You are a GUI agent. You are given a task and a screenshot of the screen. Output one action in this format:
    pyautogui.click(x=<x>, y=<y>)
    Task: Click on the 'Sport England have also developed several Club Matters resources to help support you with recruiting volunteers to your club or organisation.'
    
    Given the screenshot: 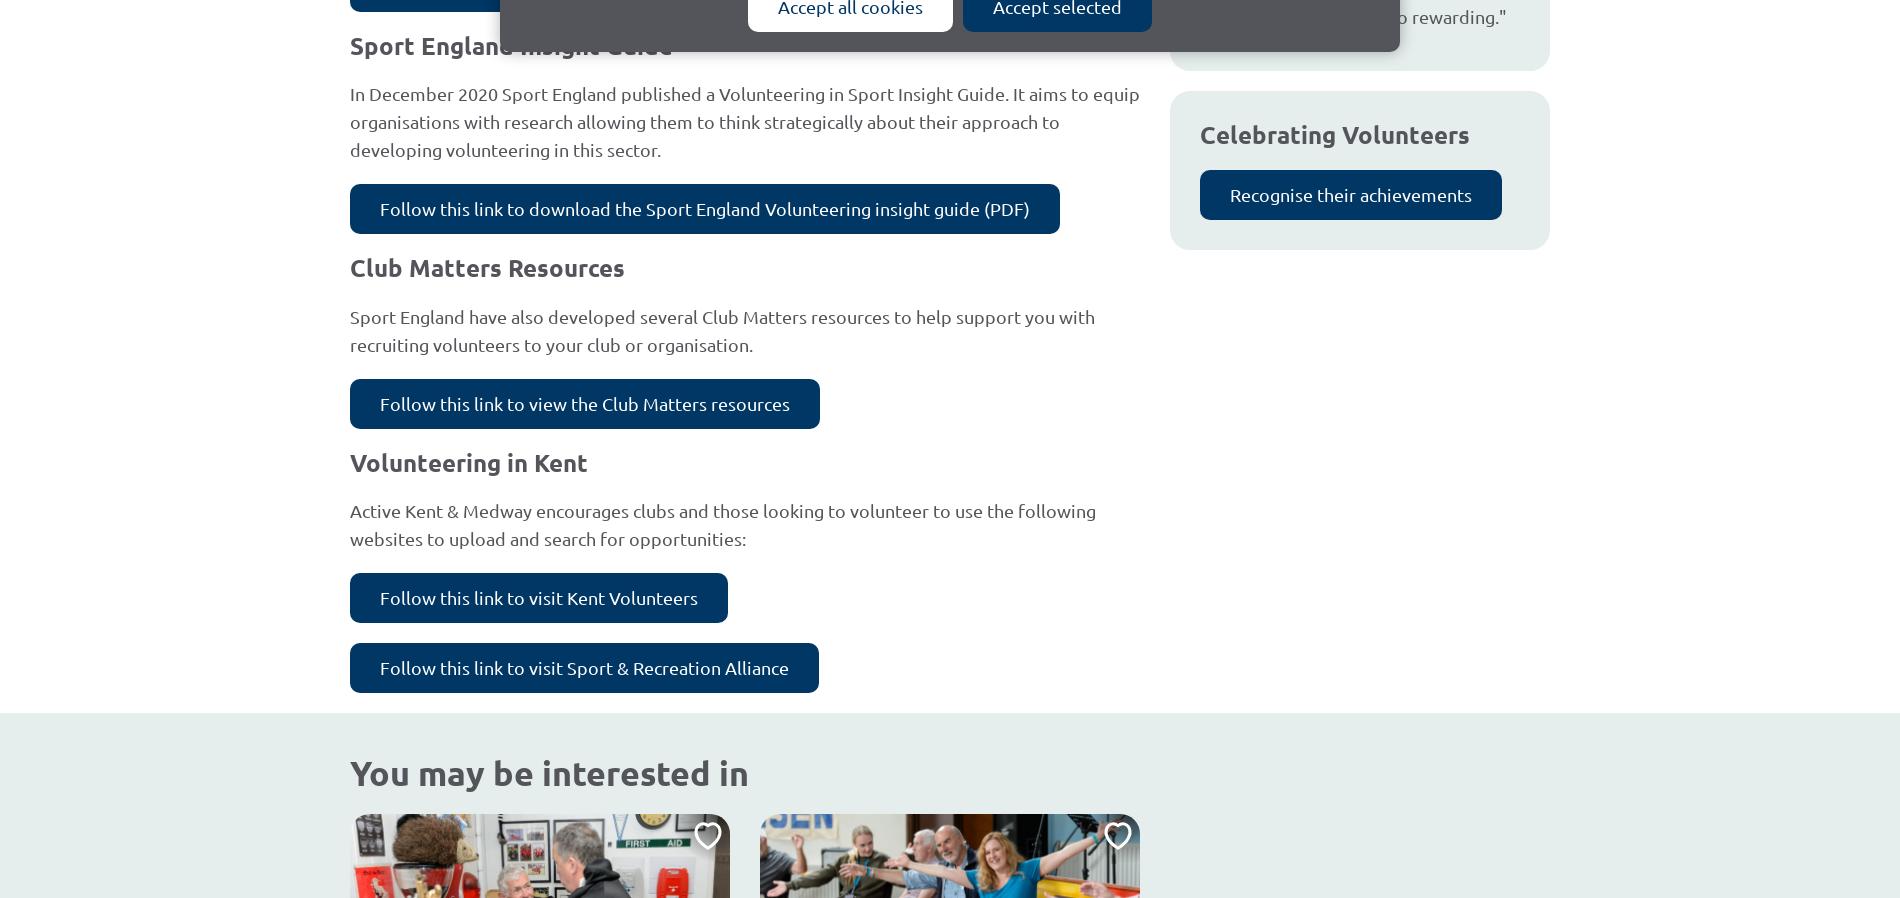 What is the action you would take?
    pyautogui.click(x=721, y=329)
    